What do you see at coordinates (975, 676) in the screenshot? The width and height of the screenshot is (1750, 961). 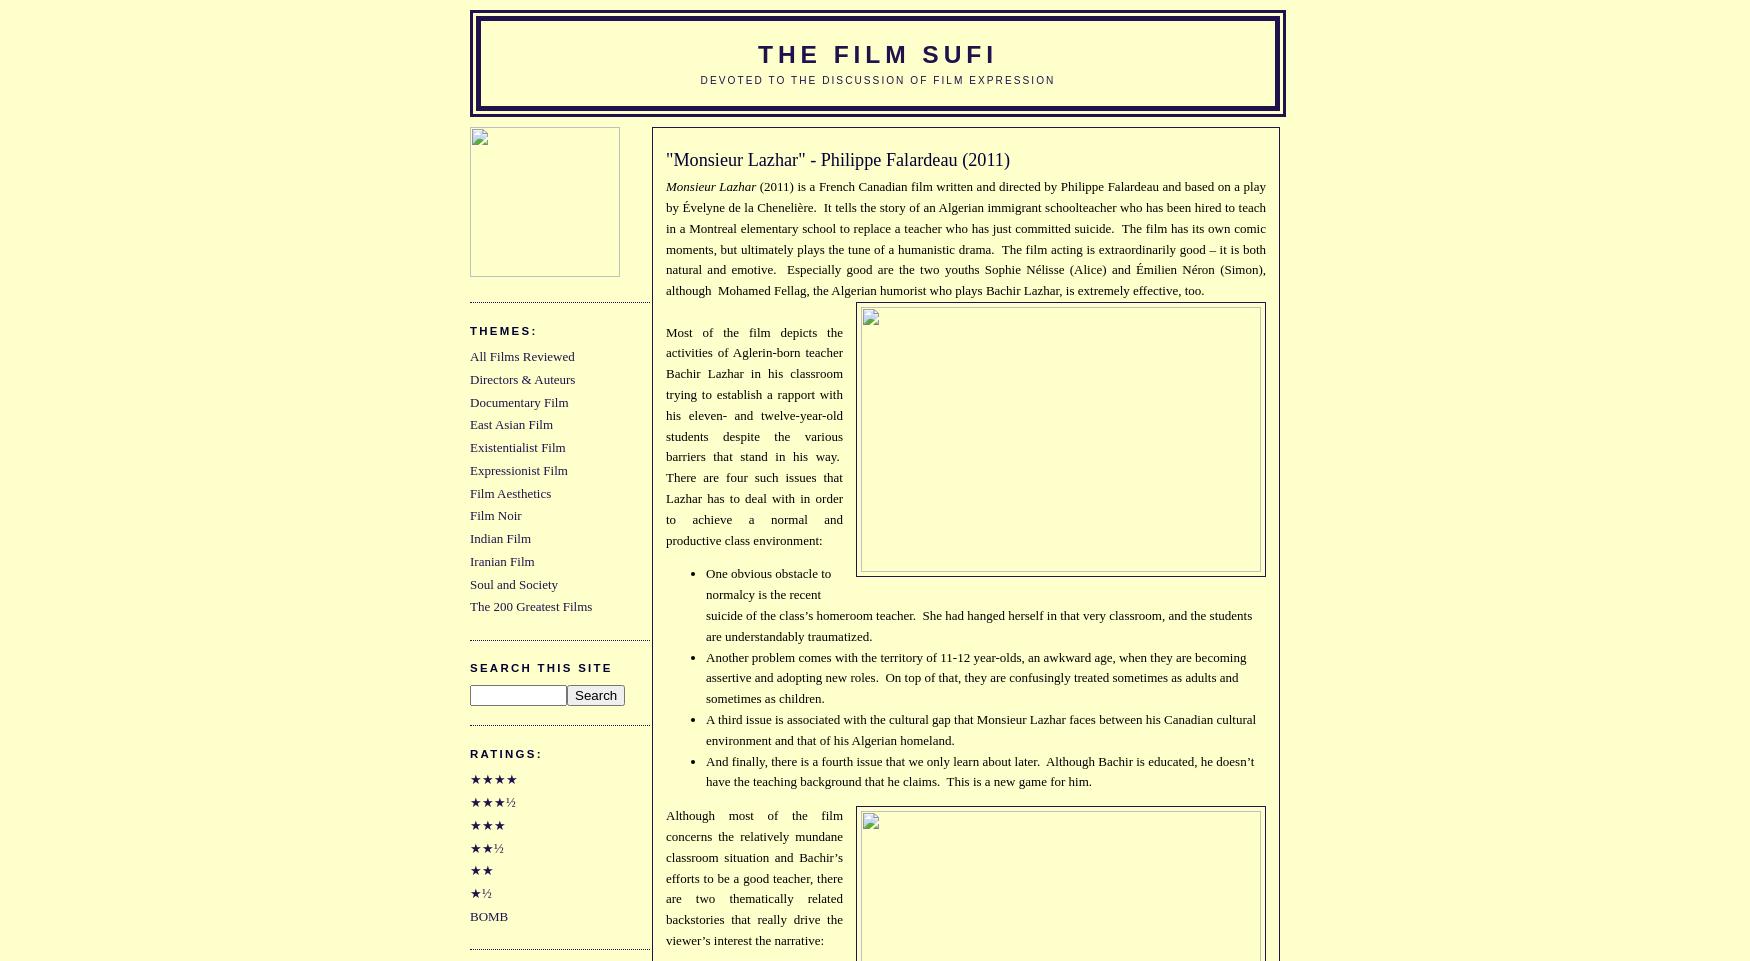 I see `'Another problem comes with the territory of 11-12 year-olds, an awkward age, when they are becoming assertive and adopting new roles.  On top of that, they are confusingly treated sometimes as adults and sometimes as children.'` at bounding box center [975, 676].